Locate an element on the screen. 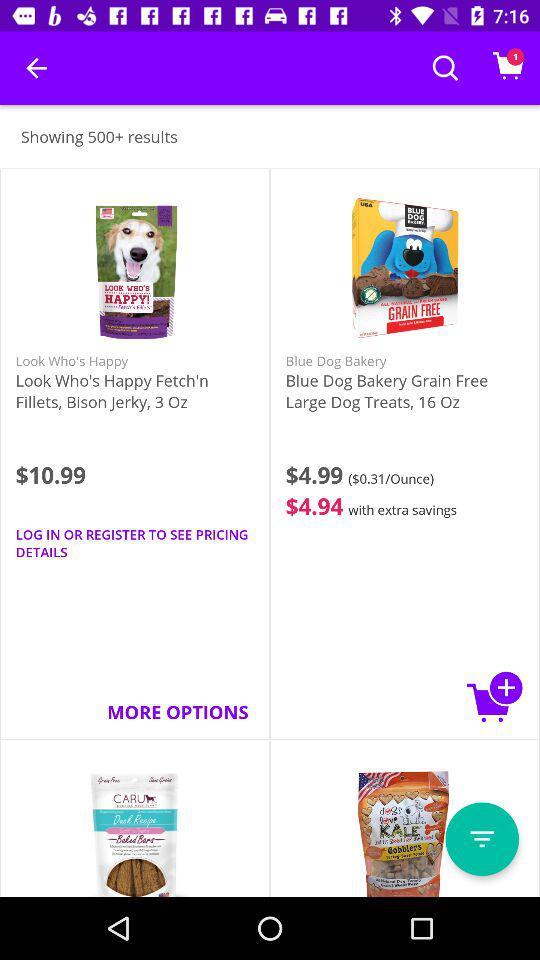 The image size is (540, 960). the log in or item is located at coordinates (135, 543).